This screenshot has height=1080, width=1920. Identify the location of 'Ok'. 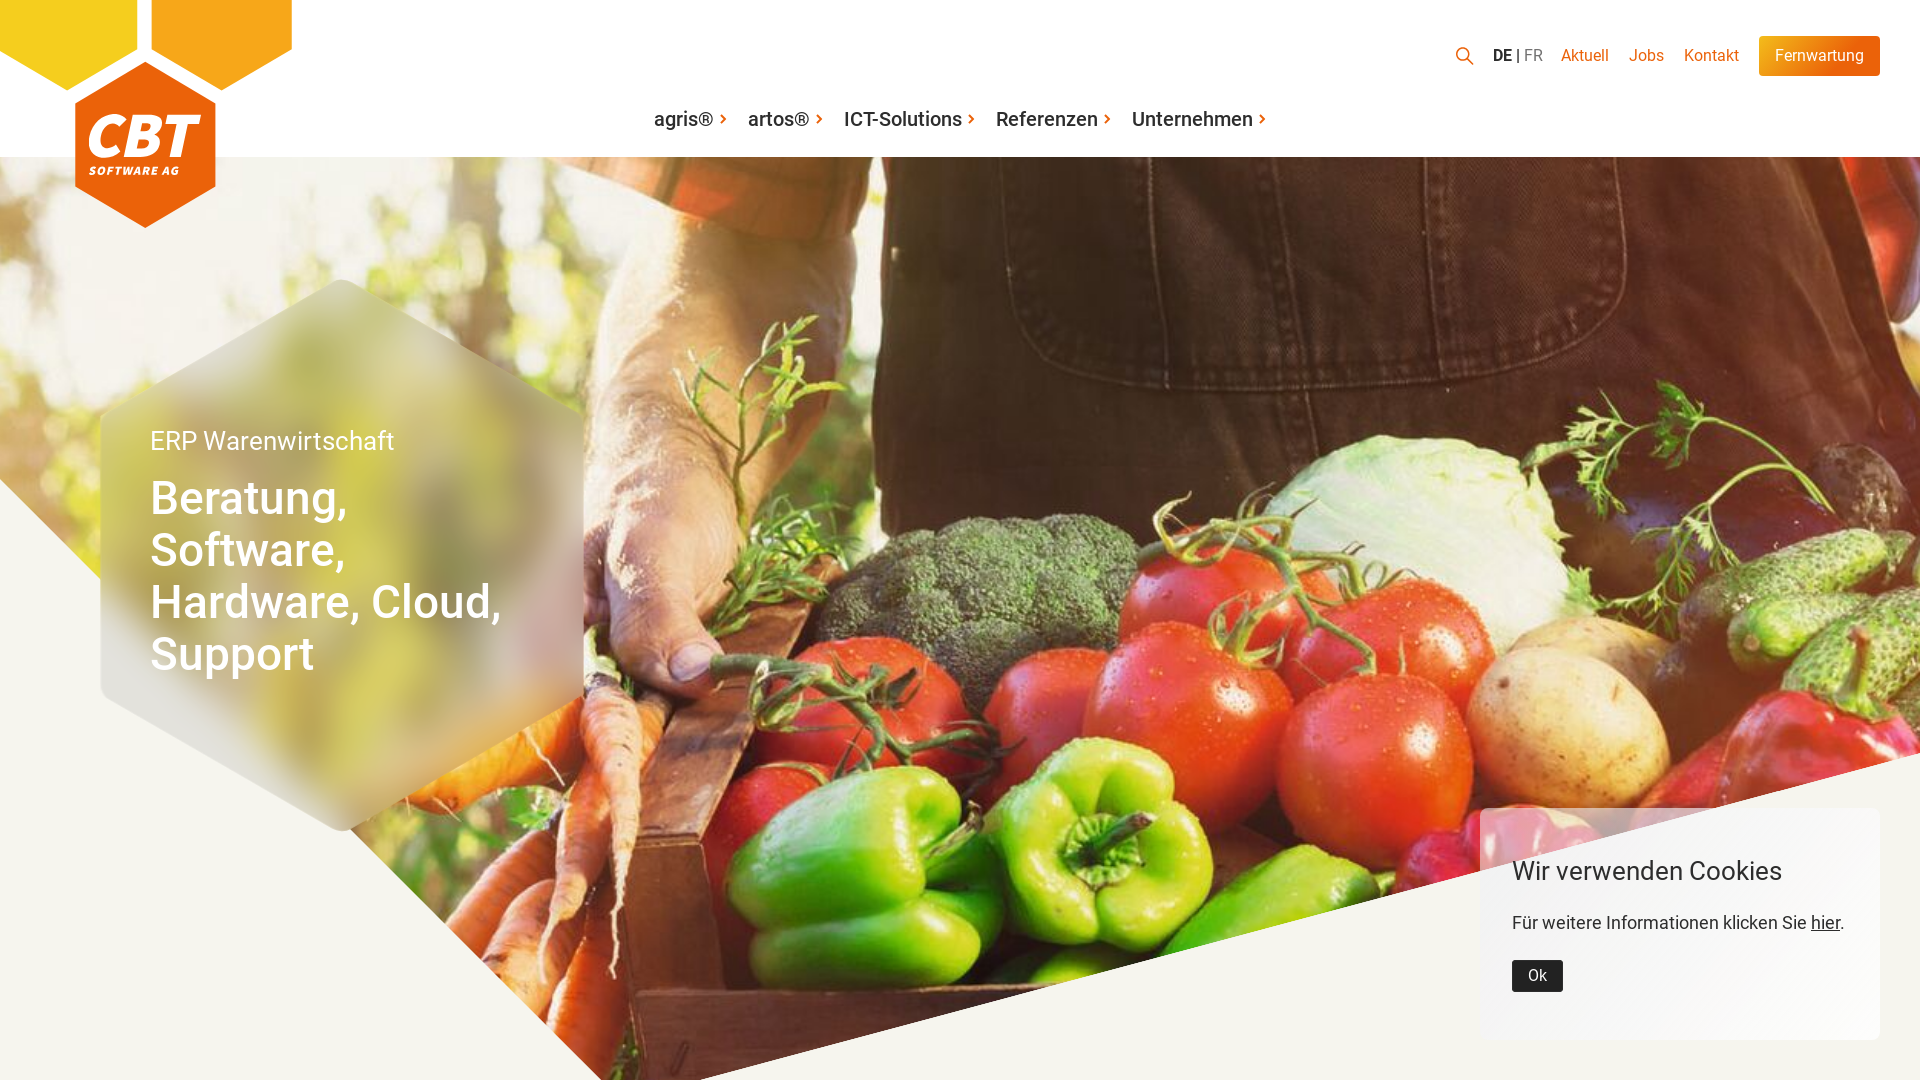
(1512, 974).